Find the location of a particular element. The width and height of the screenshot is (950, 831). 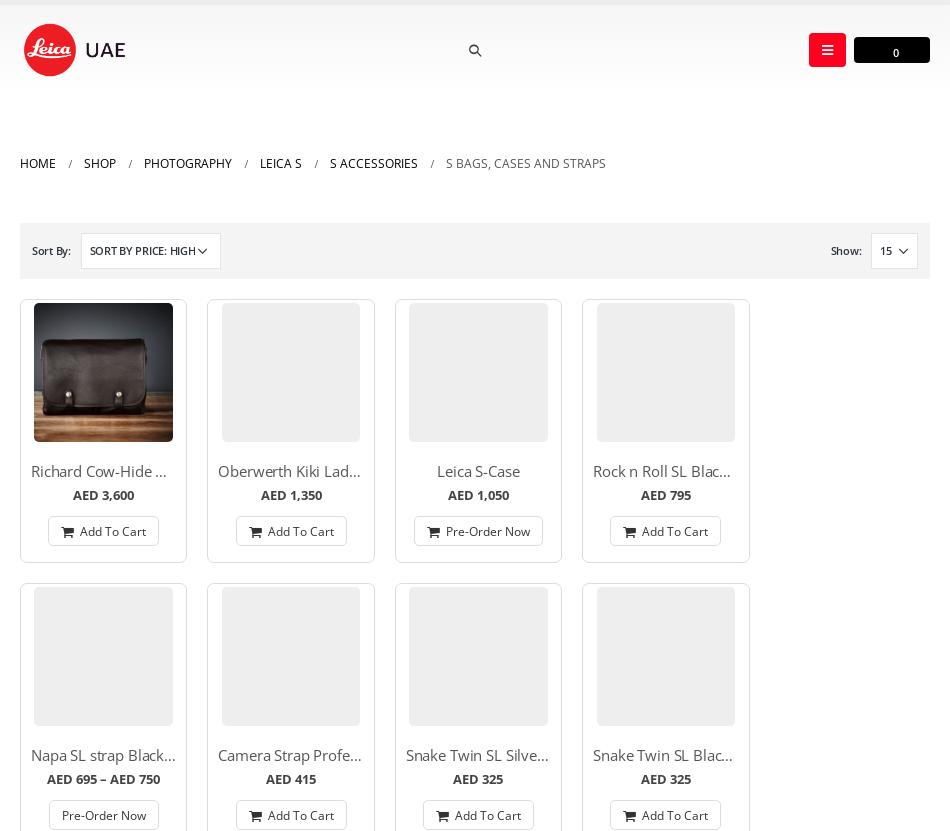

'Camera Strap Professionl S/SL' is located at coordinates (318, 754).